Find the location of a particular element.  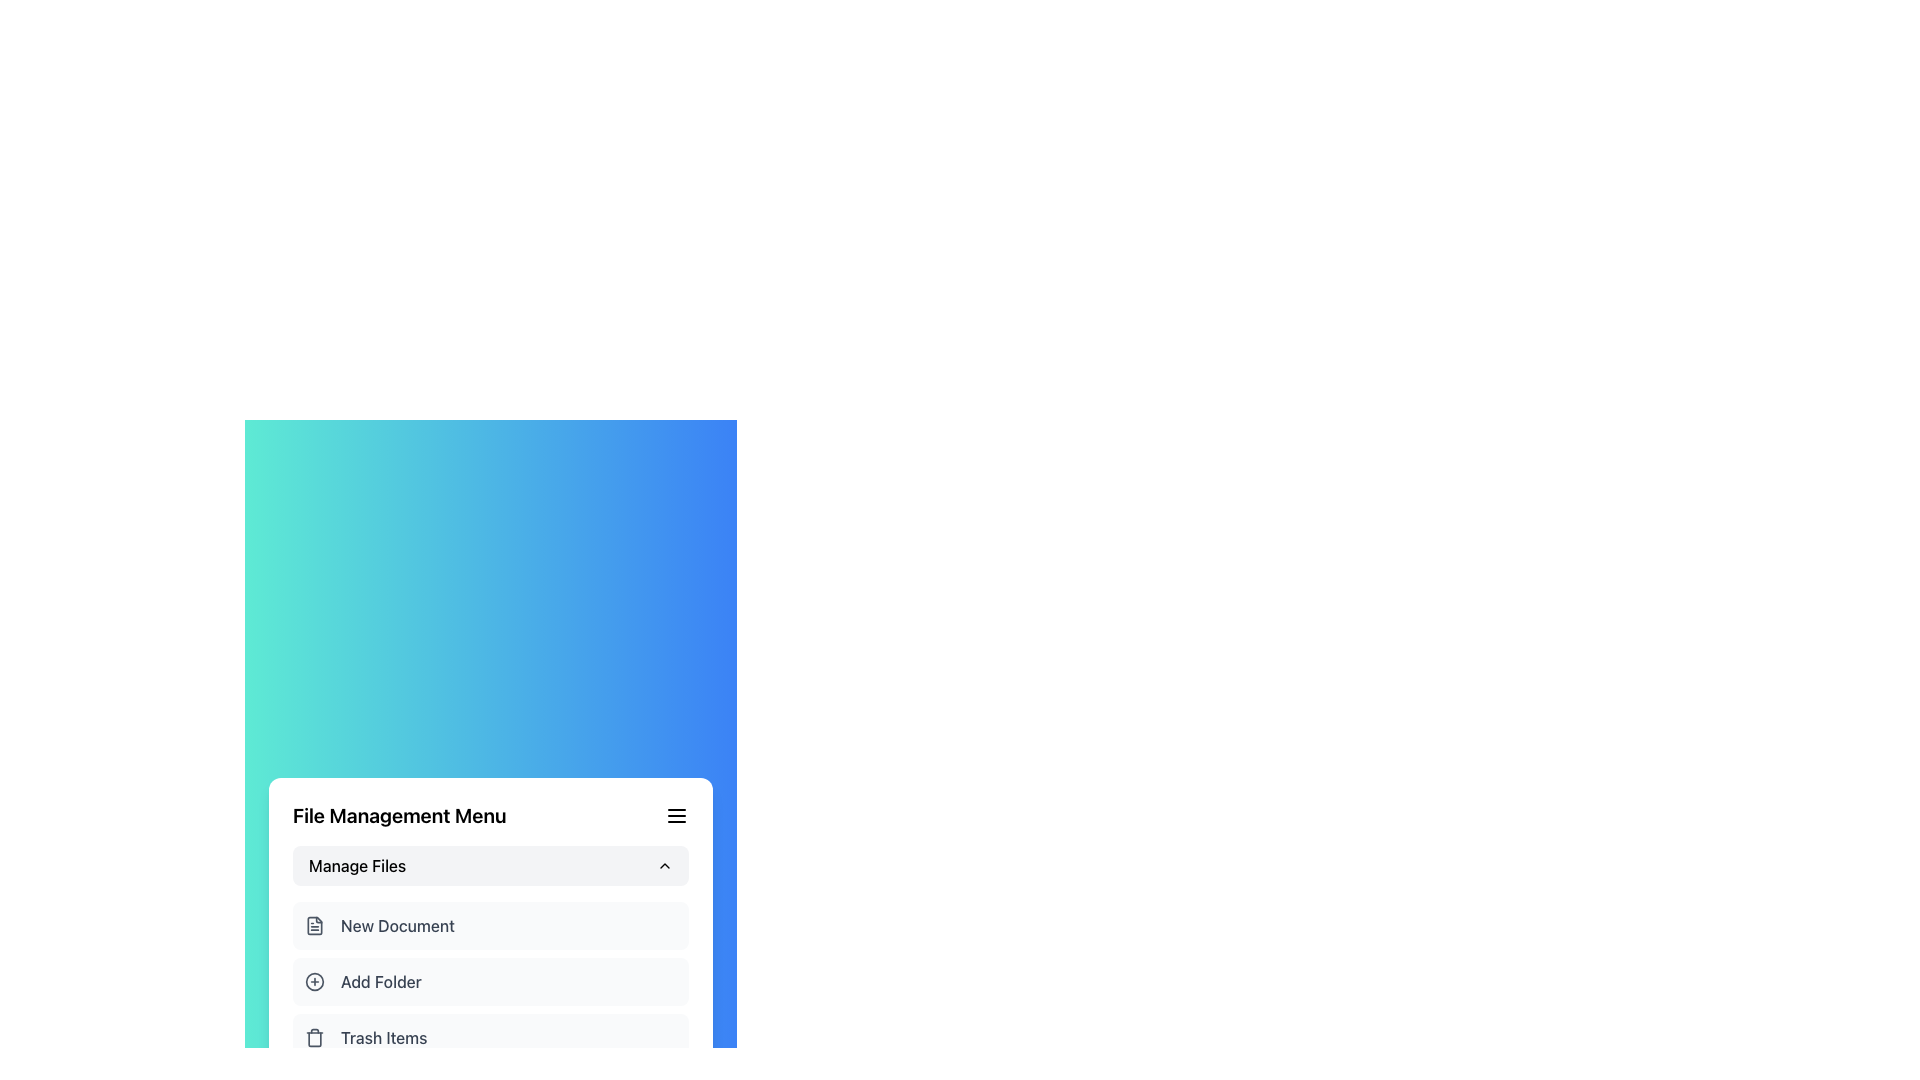

trash icon element, which is part of the visual representation for managing deleted items, located in the bottom-right section of the menu interface is located at coordinates (314, 1037).